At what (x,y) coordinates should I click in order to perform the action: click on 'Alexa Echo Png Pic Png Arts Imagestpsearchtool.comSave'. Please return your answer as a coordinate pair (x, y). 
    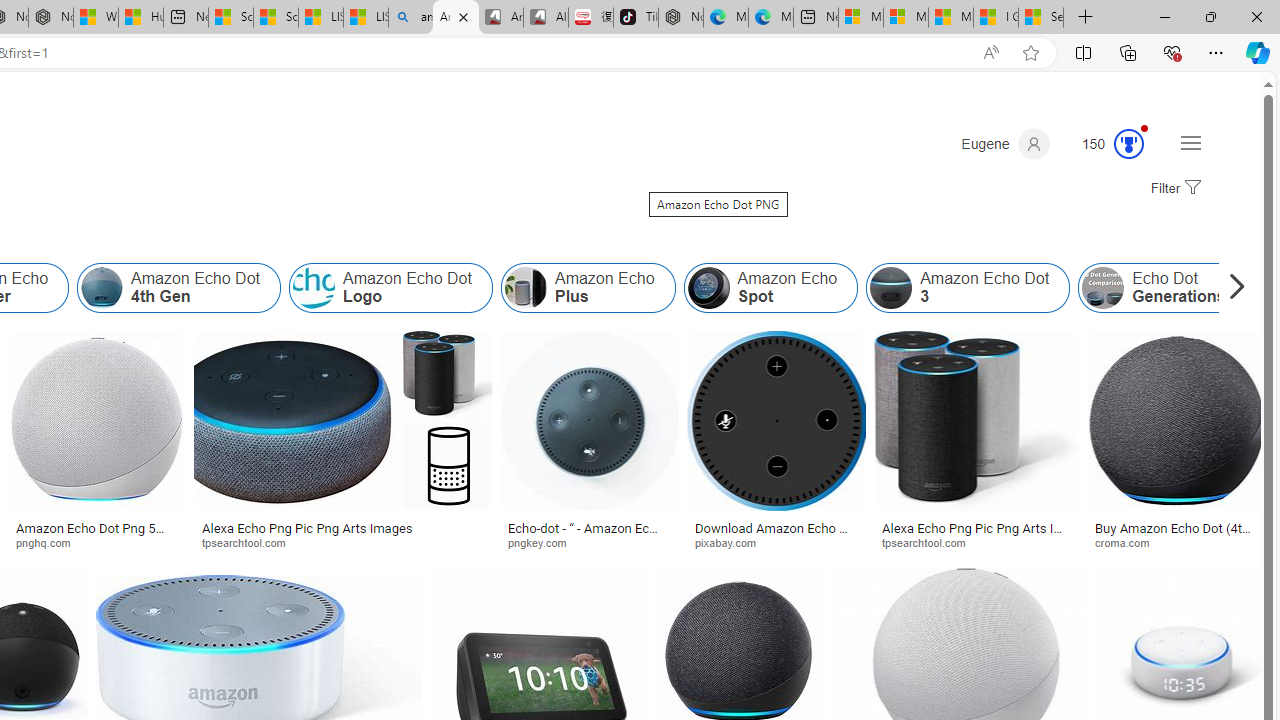
    Looking at the image, I should click on (347, 443).